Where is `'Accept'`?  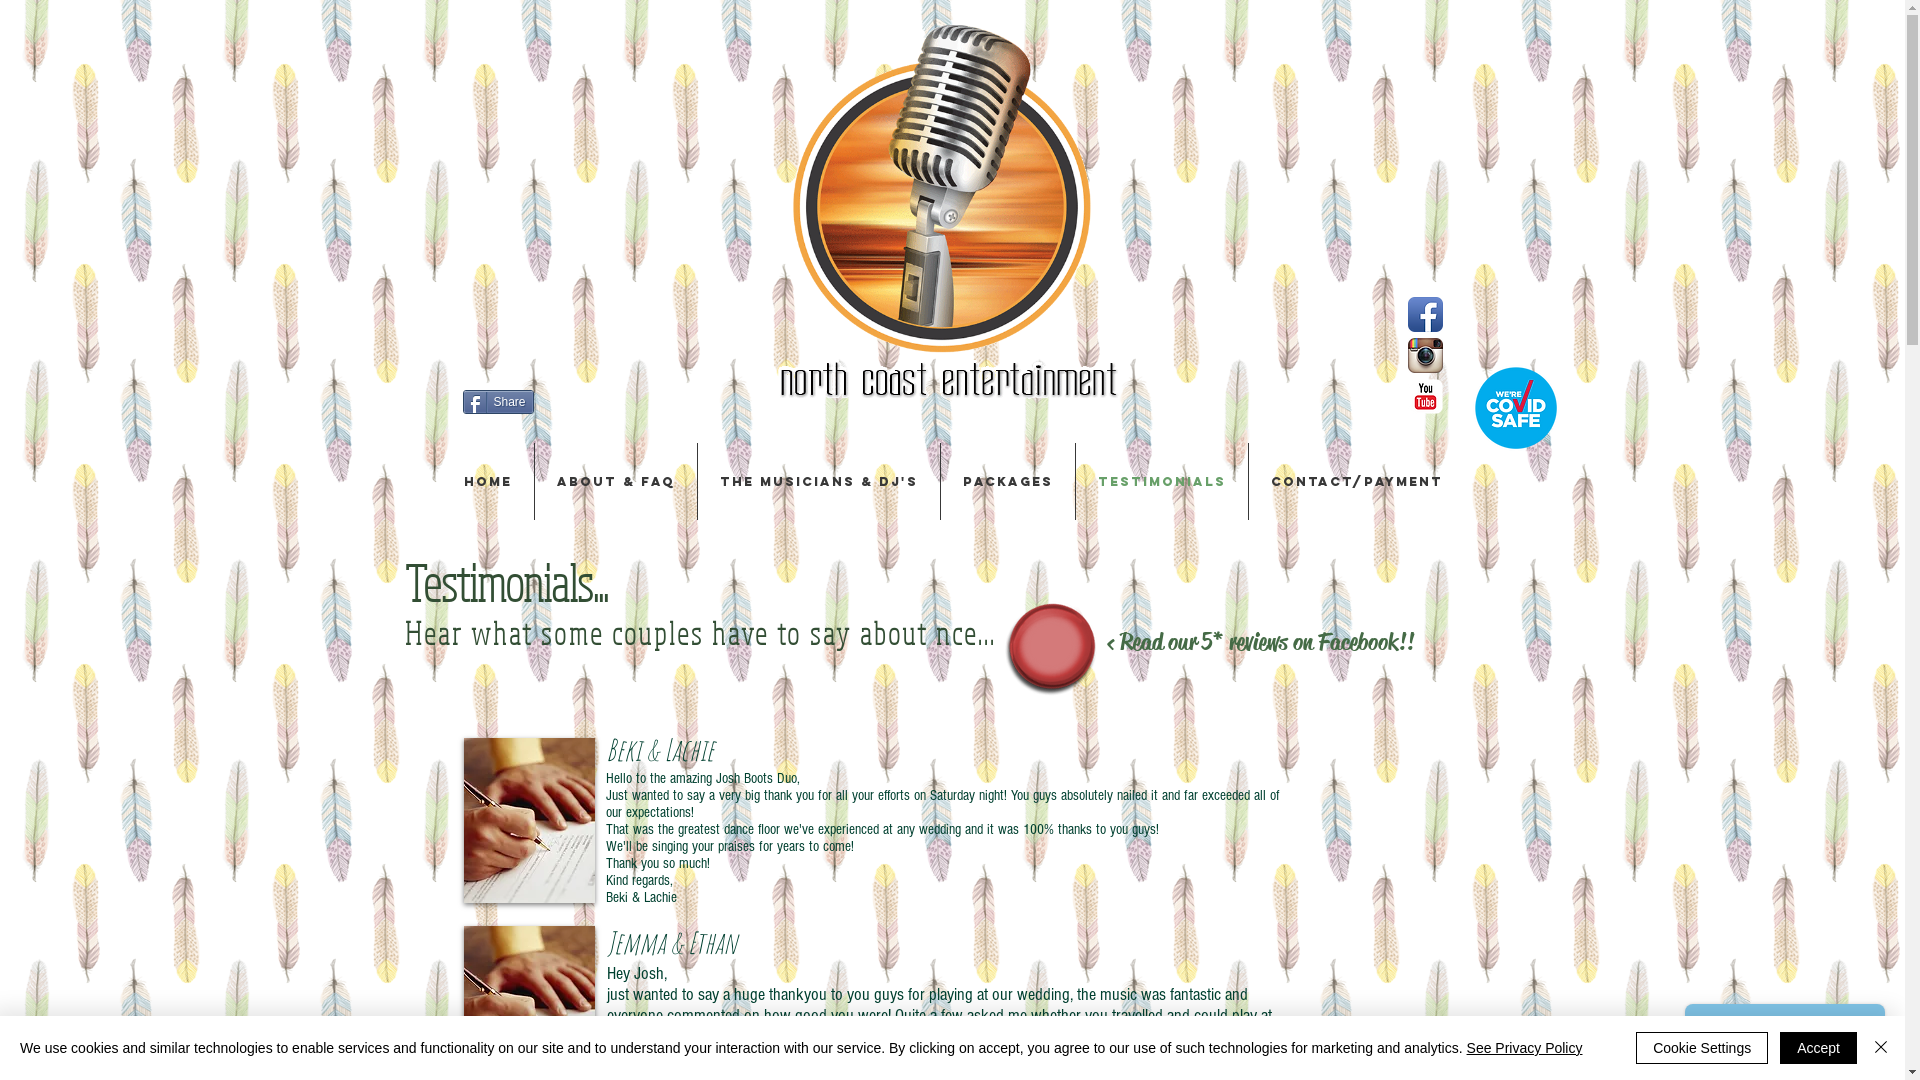
'Accept' is located at coordinates (1818, 1047).